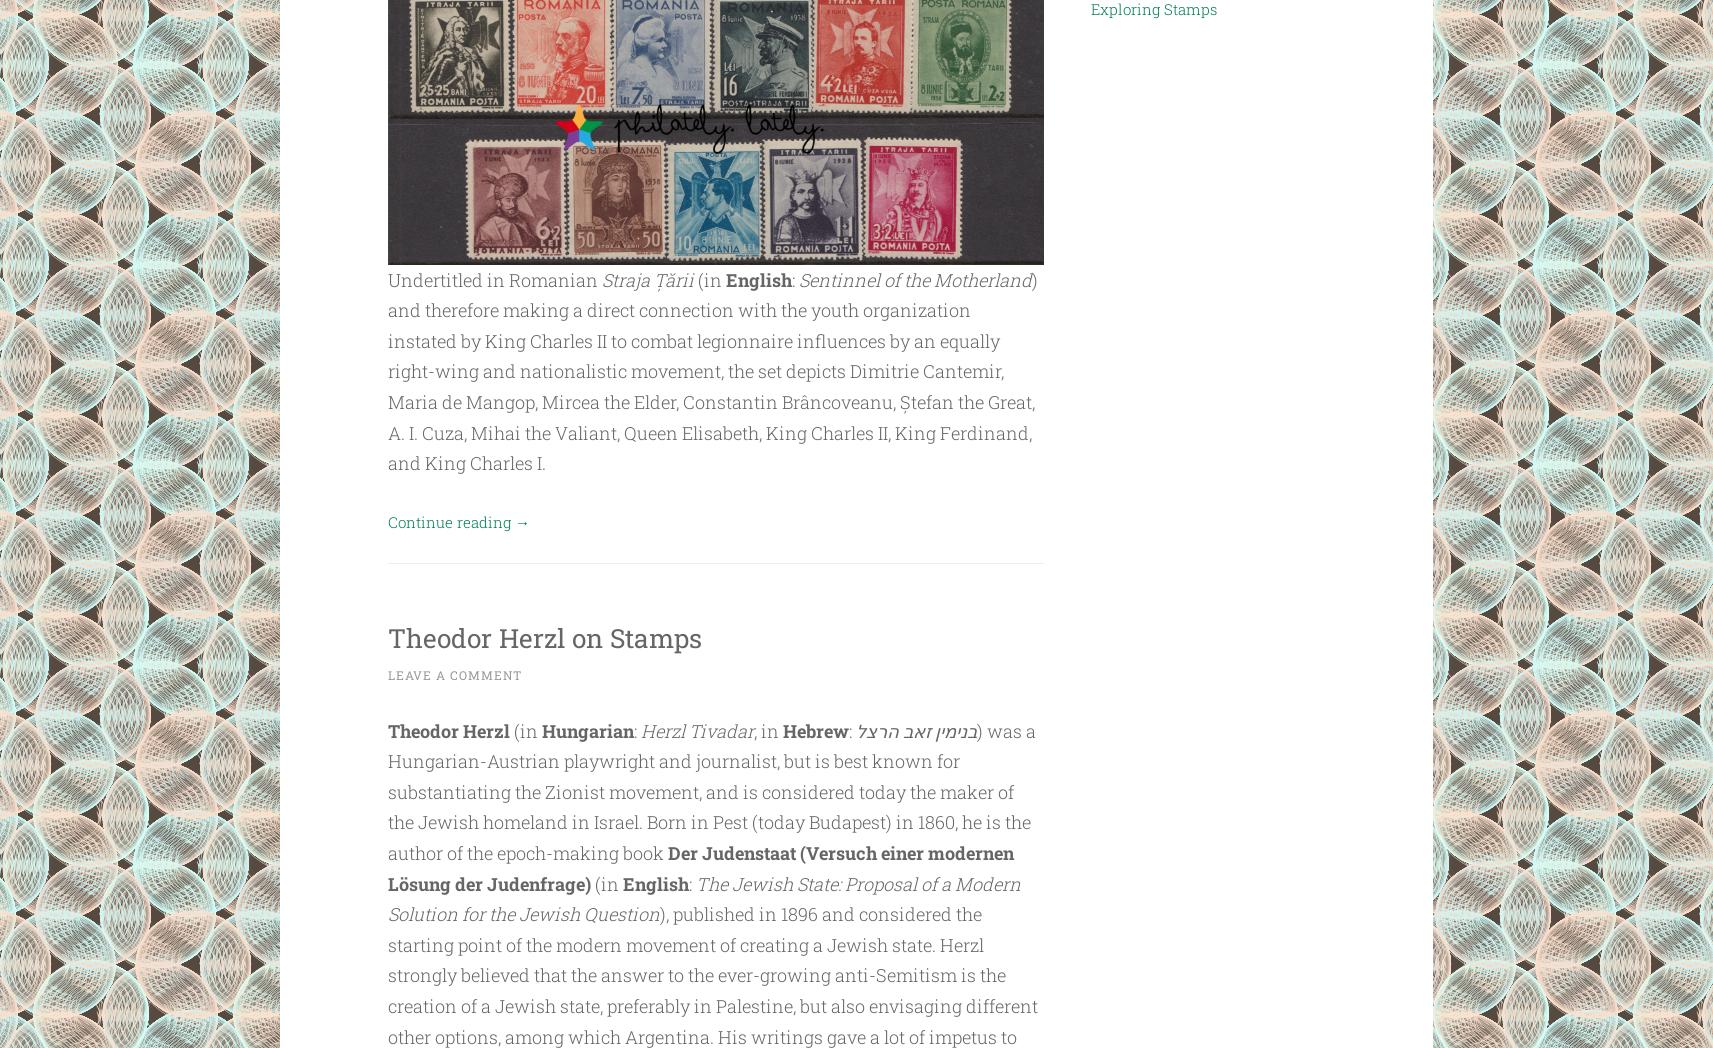 This screenshot has height=1048, width=1713. I want to click on 'Theodor Herzl', so click(447, 729).